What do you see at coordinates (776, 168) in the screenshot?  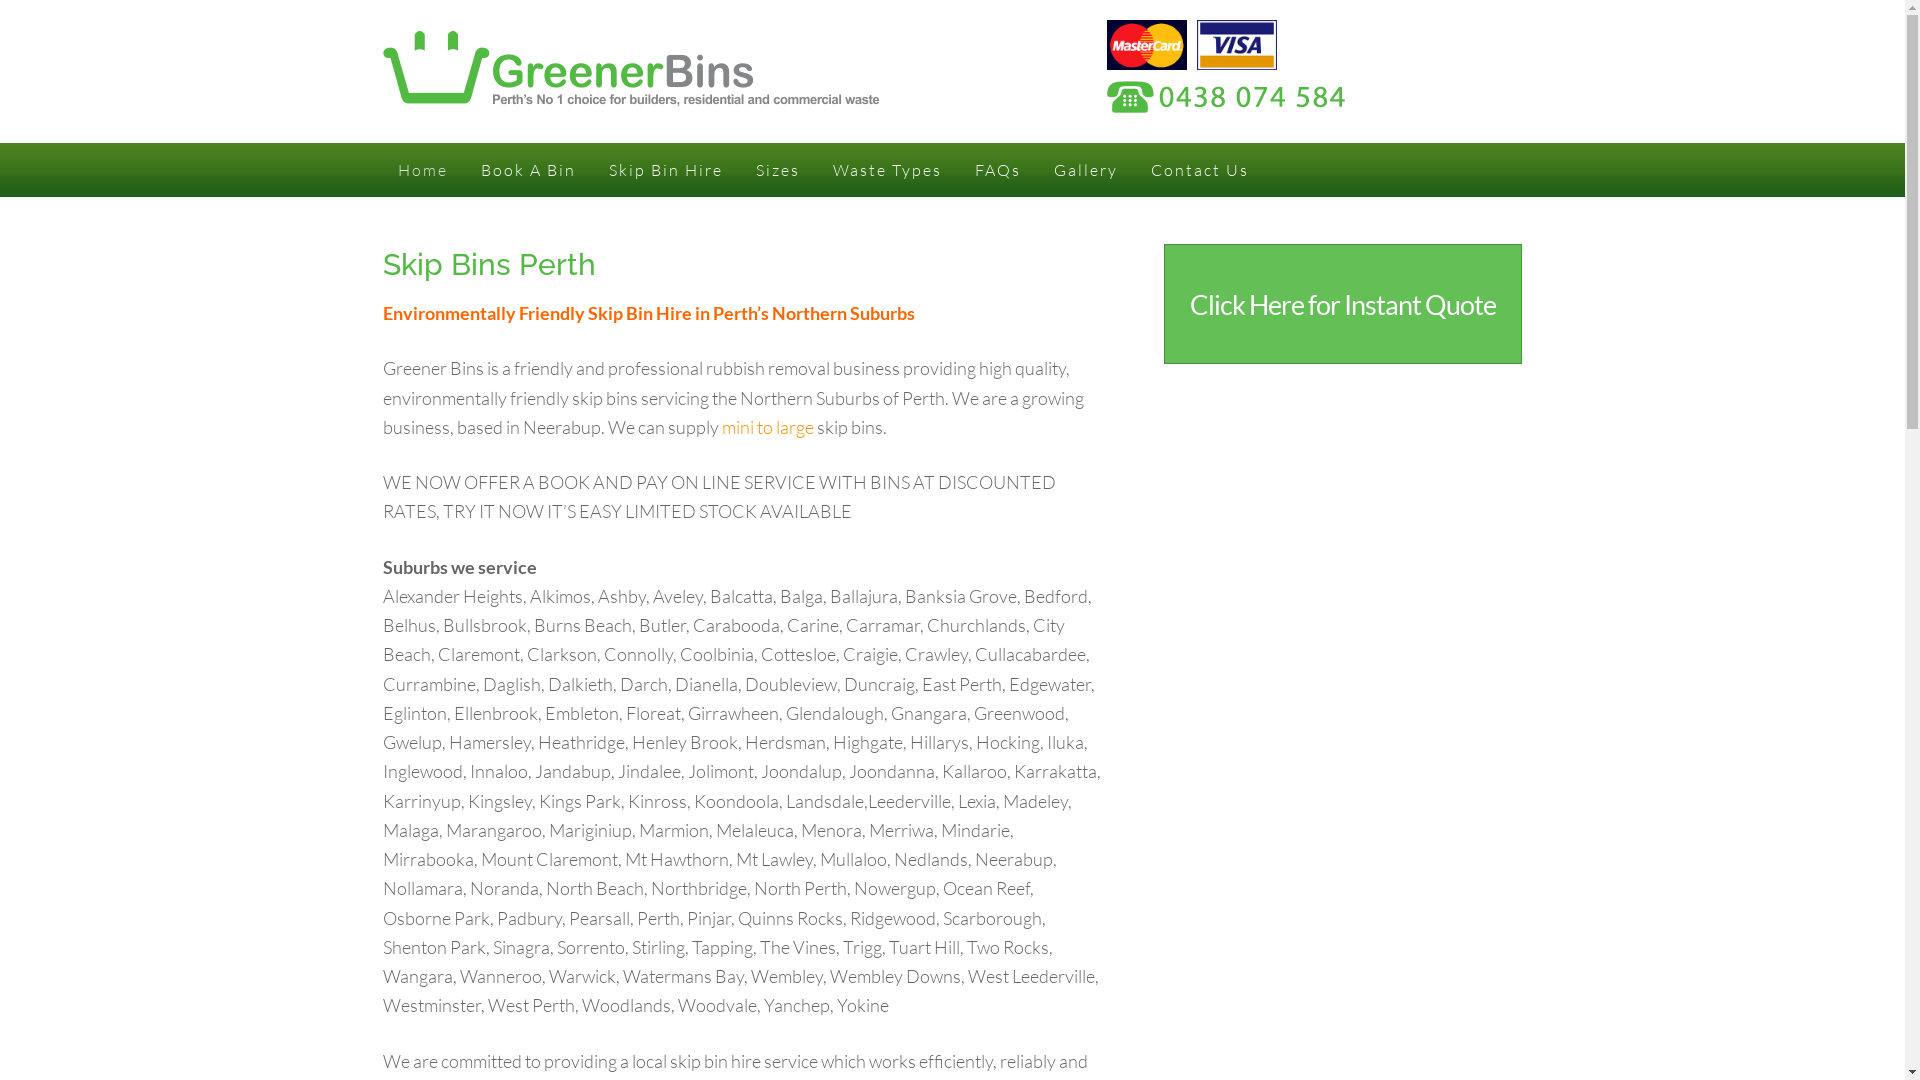 I see `'Sizes'` at bounding box center [776, 168].